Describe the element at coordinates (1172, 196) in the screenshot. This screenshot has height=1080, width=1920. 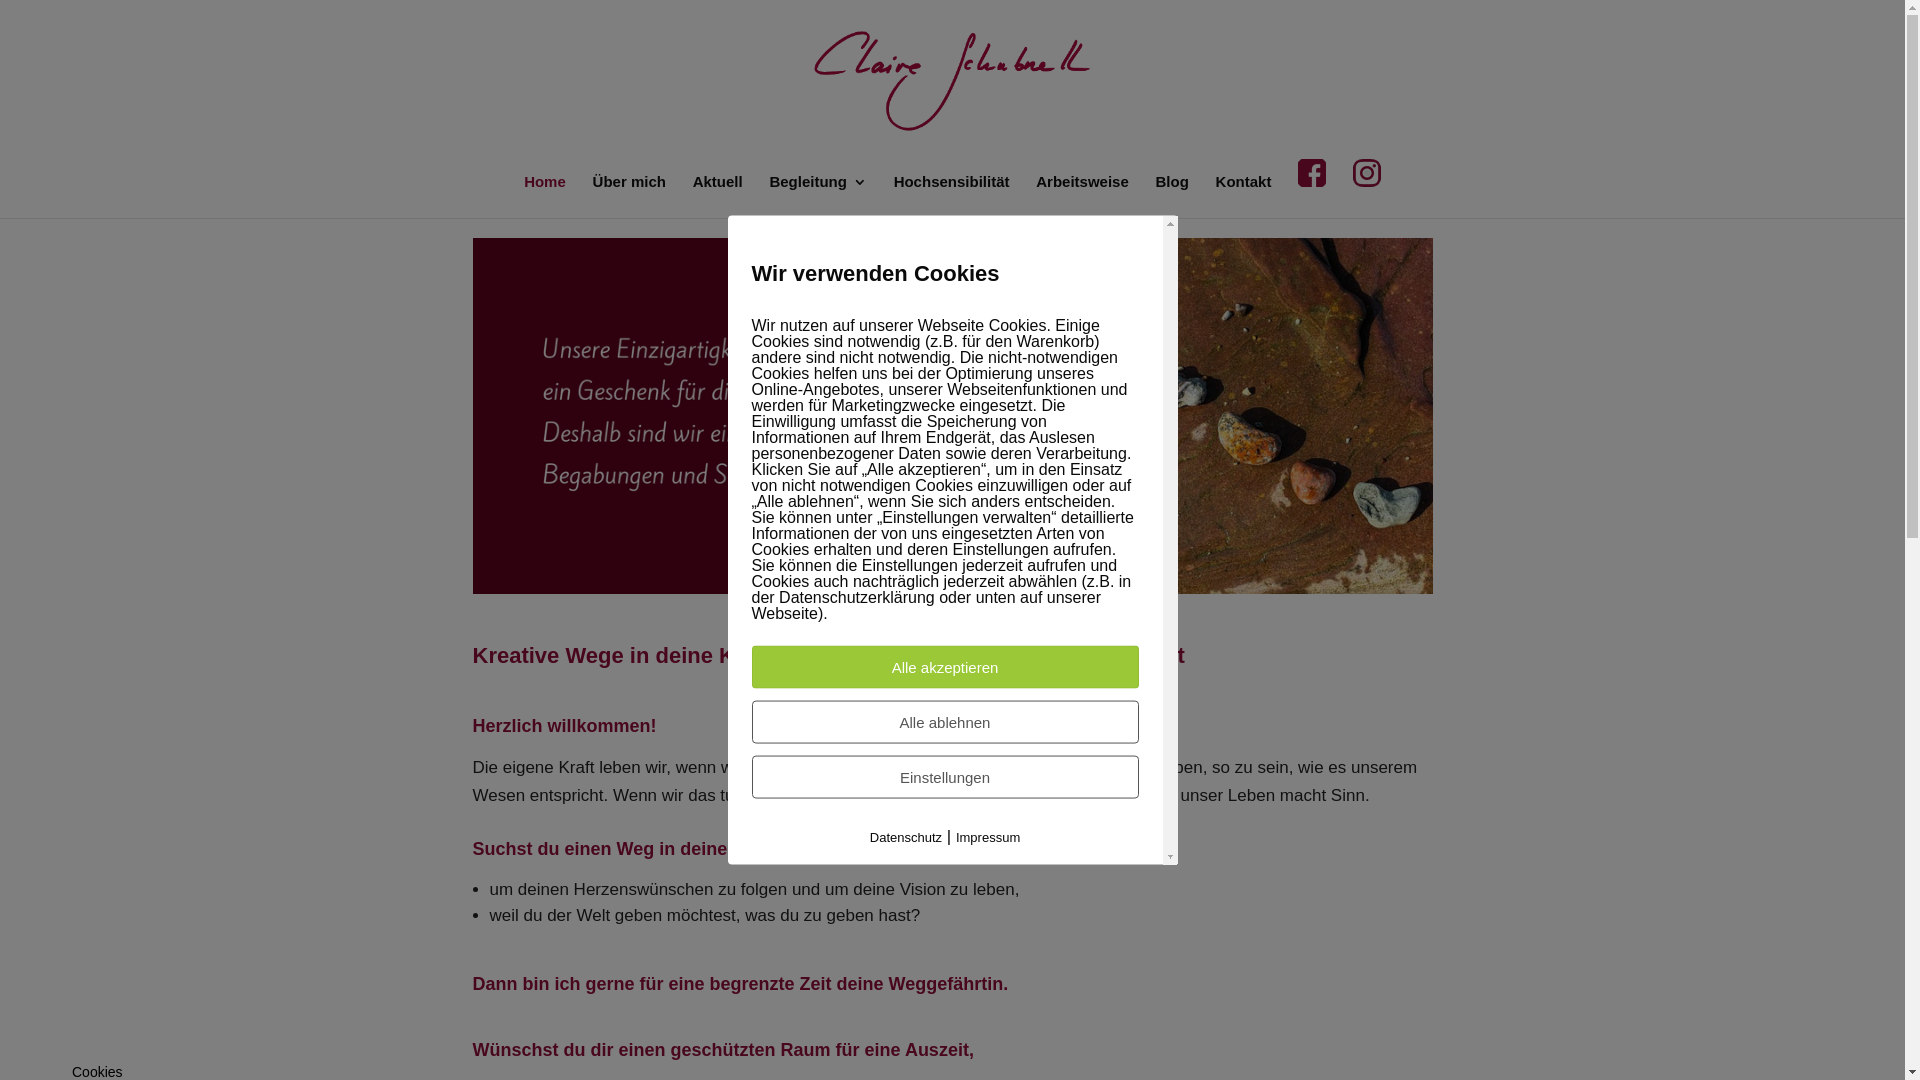
I see `'Blog'` at that location.